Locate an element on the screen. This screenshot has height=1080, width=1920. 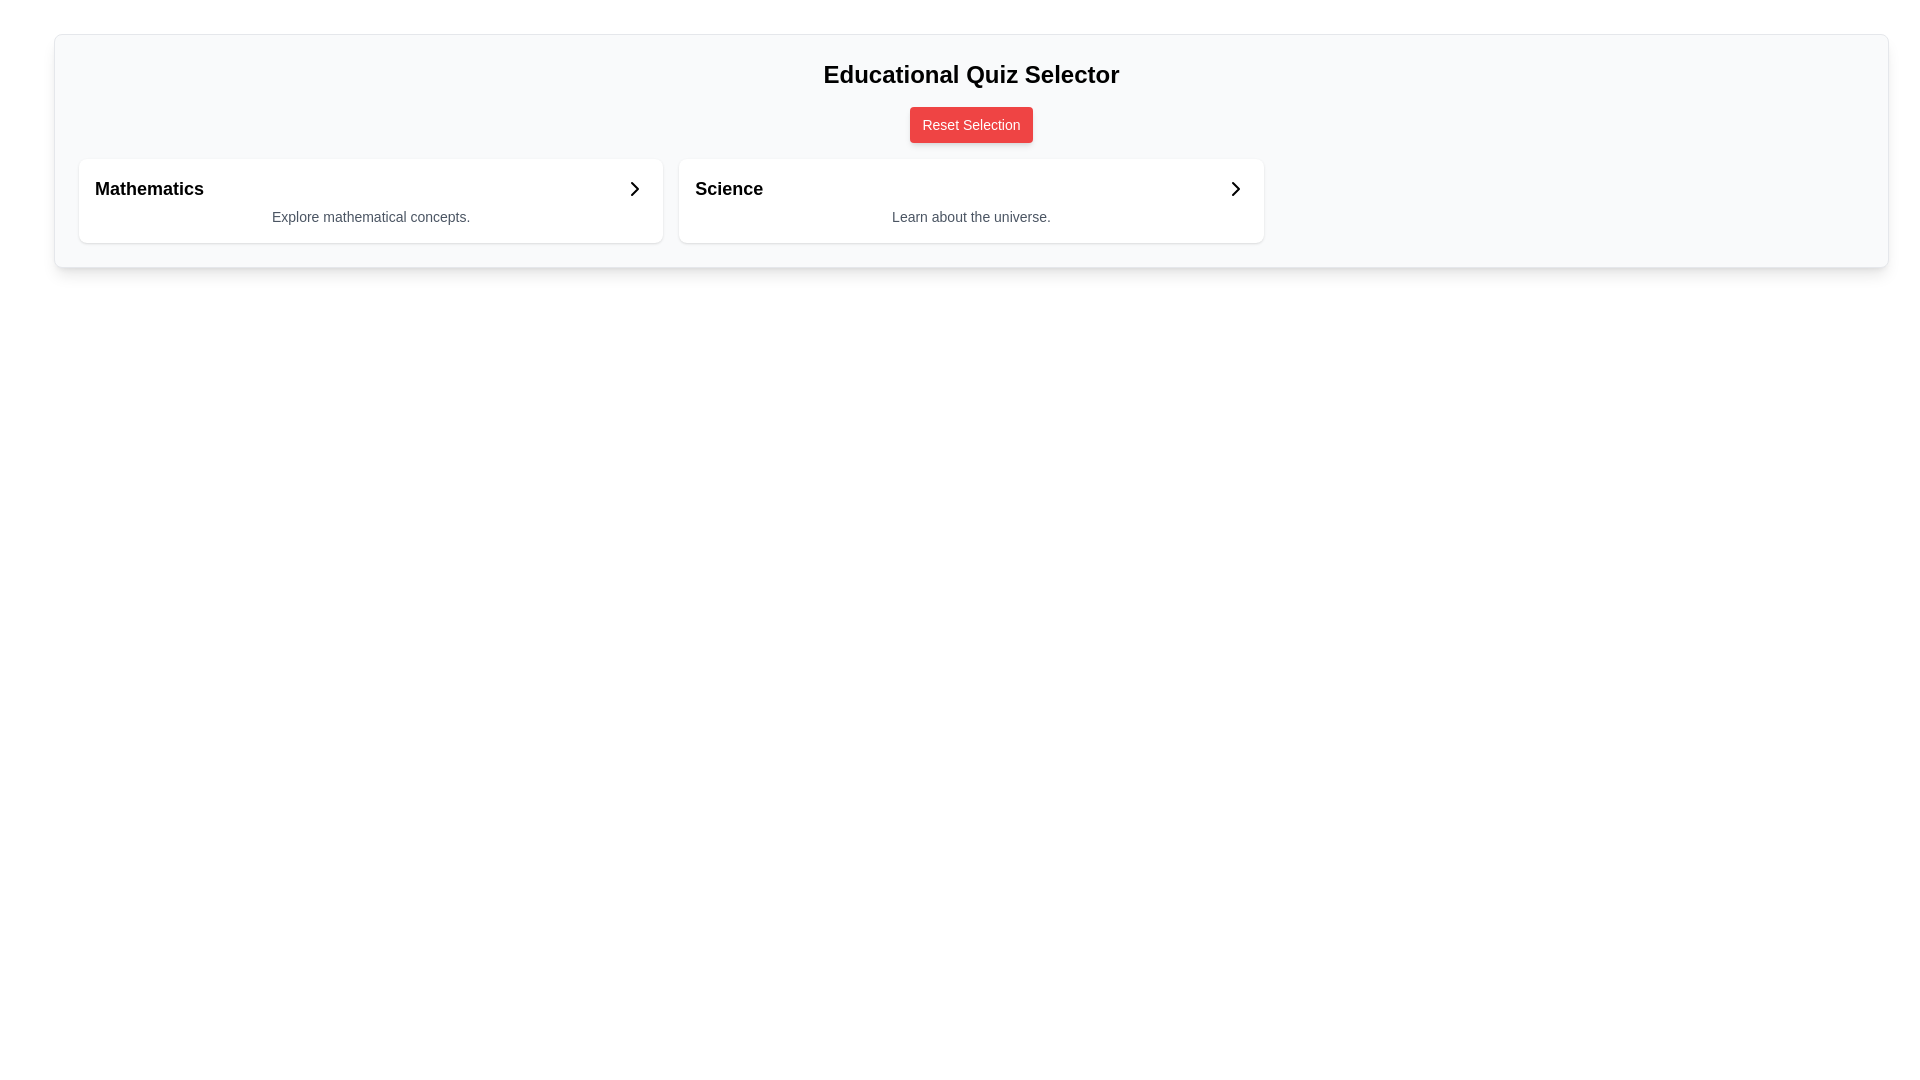
title 'Educational Quiz Selector' displayed prominently at the top of the interface is located at coordinates (971, 73).